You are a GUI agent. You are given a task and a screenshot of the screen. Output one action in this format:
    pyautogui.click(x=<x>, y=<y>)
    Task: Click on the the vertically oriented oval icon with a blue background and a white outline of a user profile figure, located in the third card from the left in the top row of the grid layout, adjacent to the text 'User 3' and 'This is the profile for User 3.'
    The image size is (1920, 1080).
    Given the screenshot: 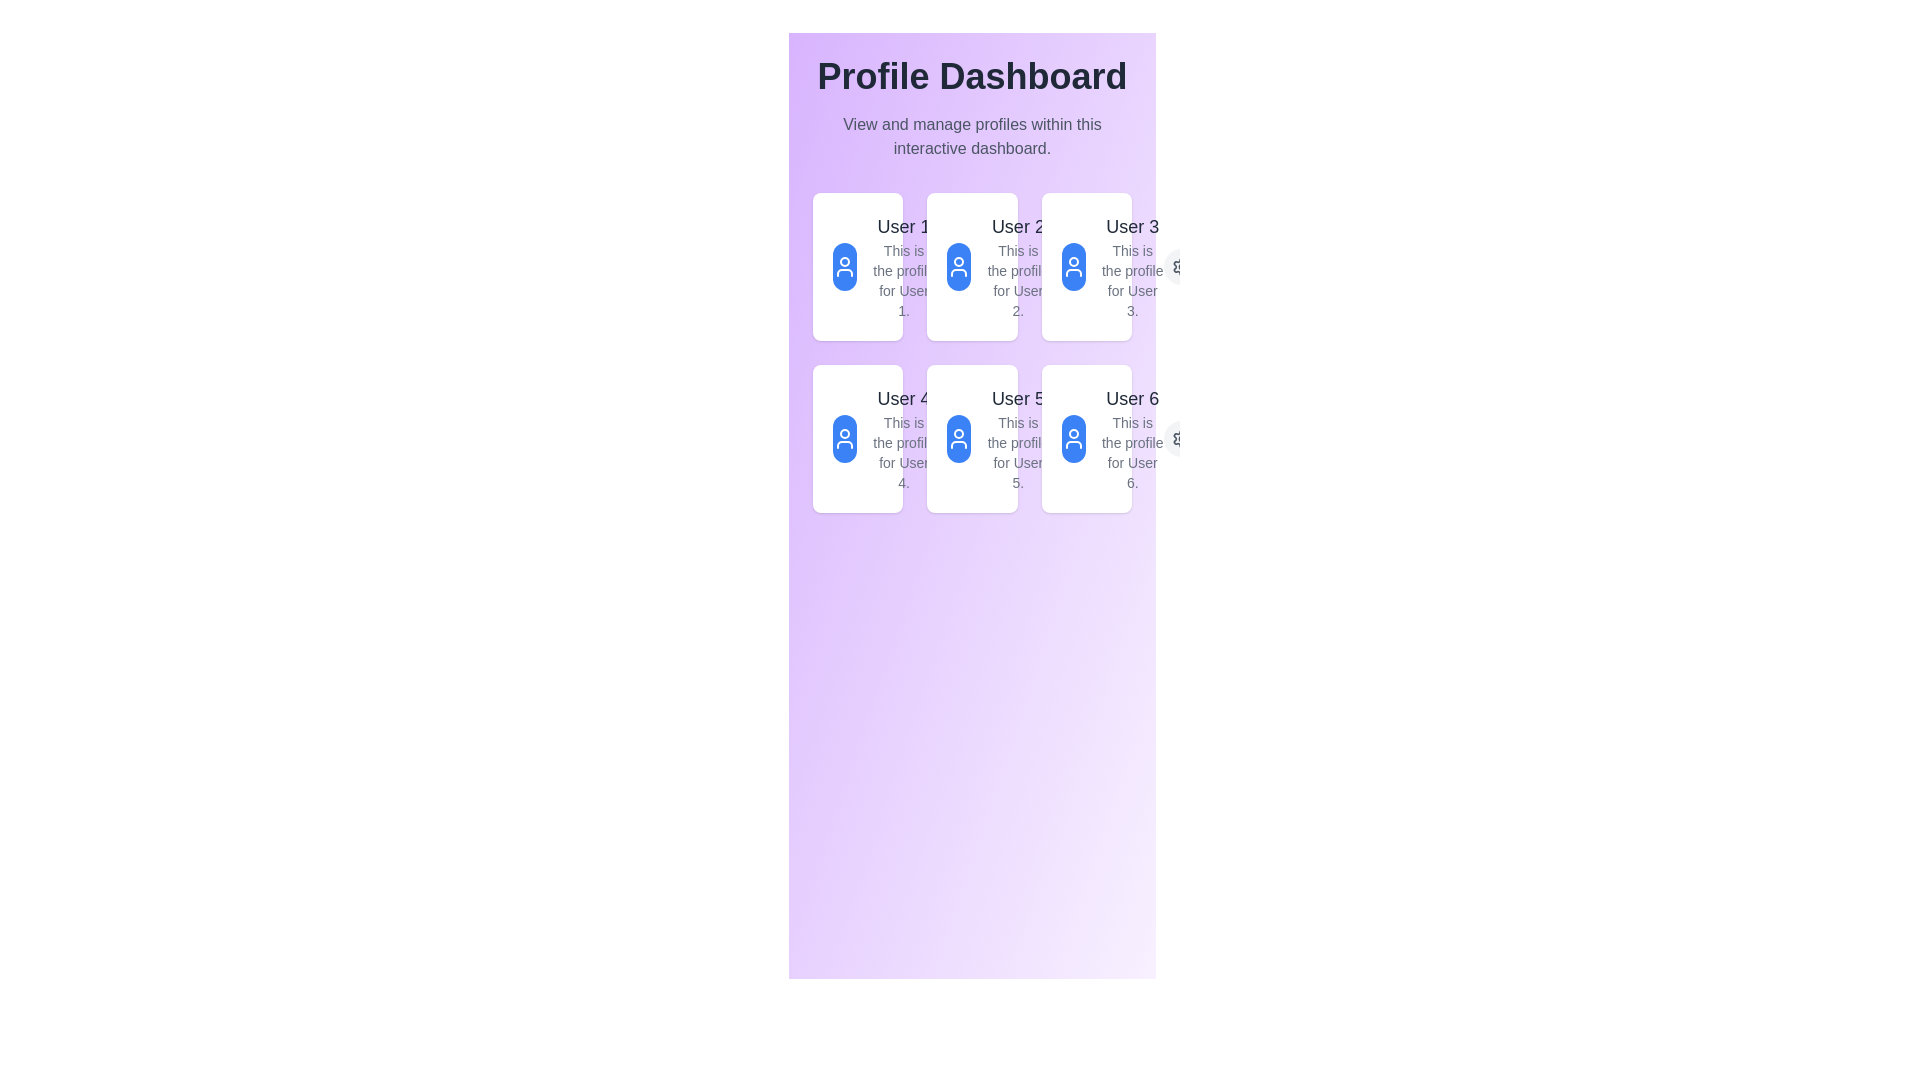 What is the action you would take?
    pyautogui.click(x=1085, y=265)
    